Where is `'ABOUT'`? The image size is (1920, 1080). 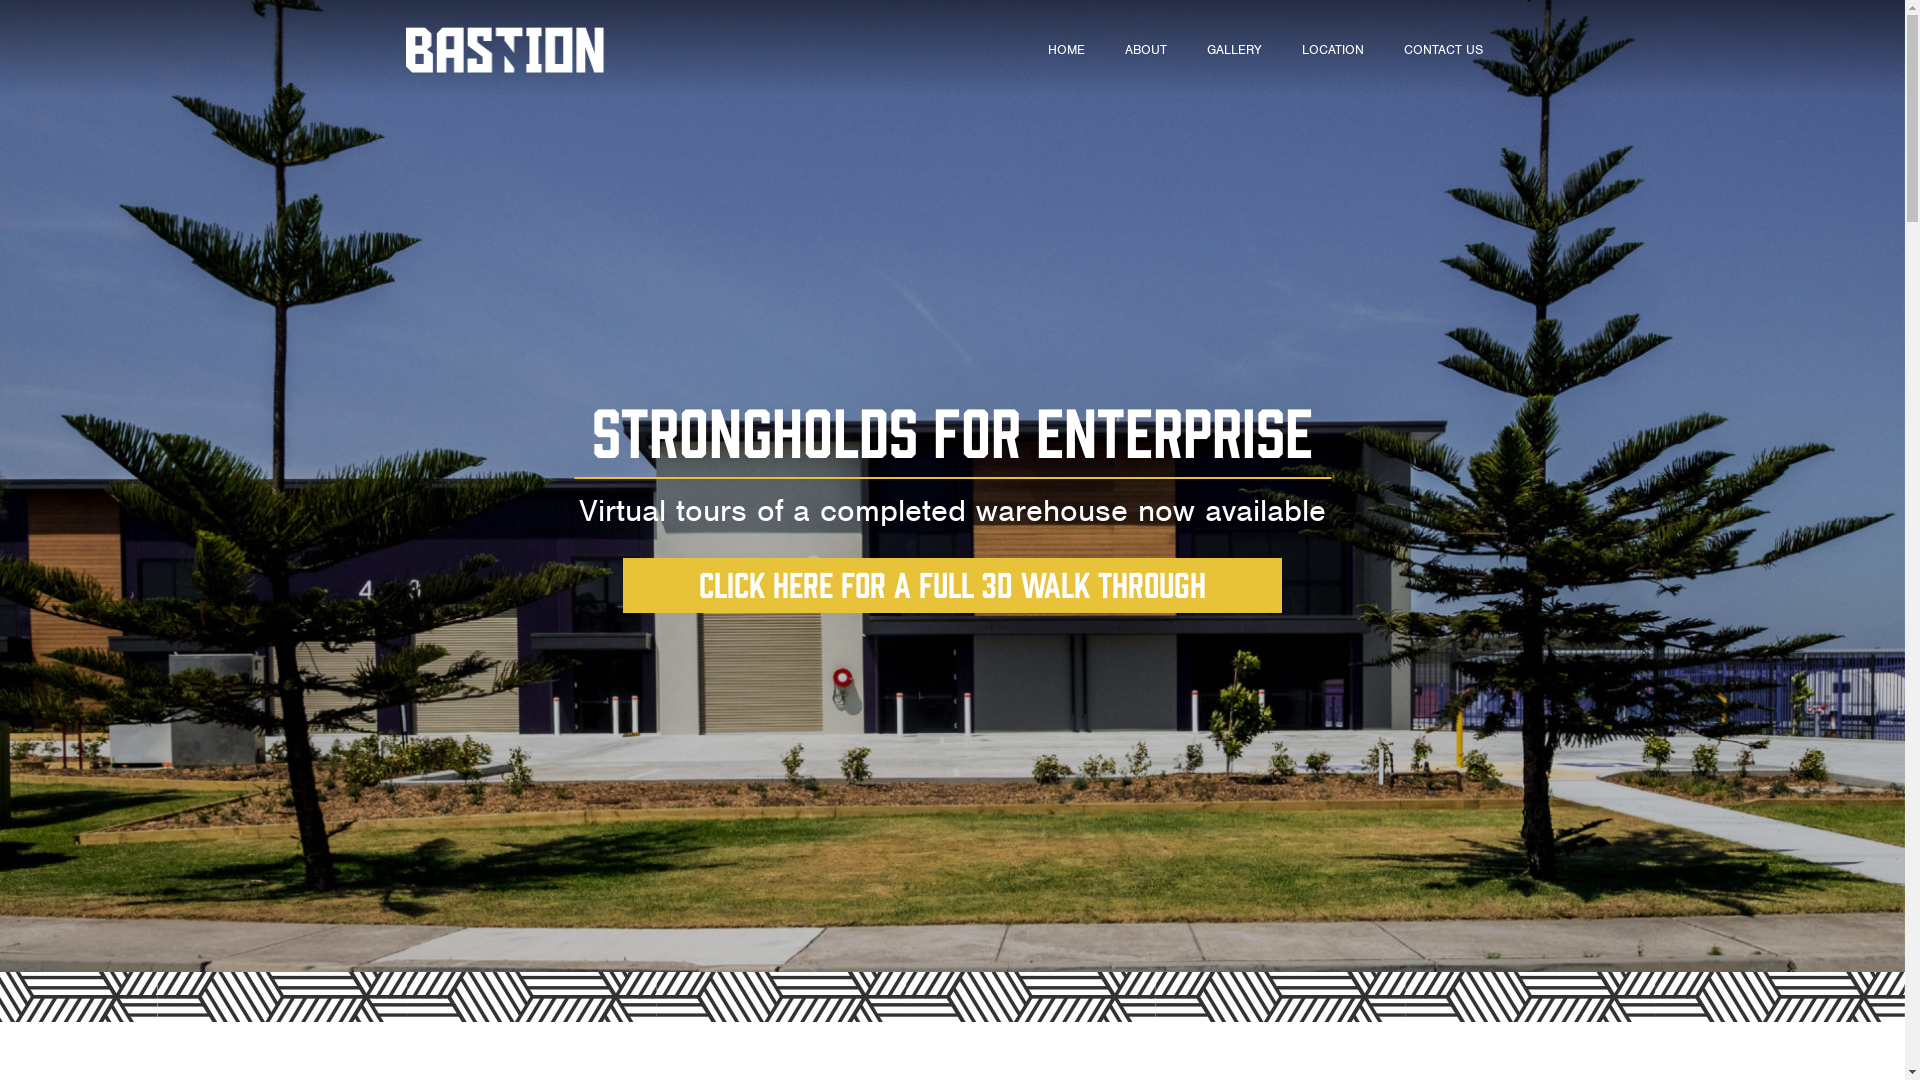 'ABOUT' is located at coordinates (1146, 49).